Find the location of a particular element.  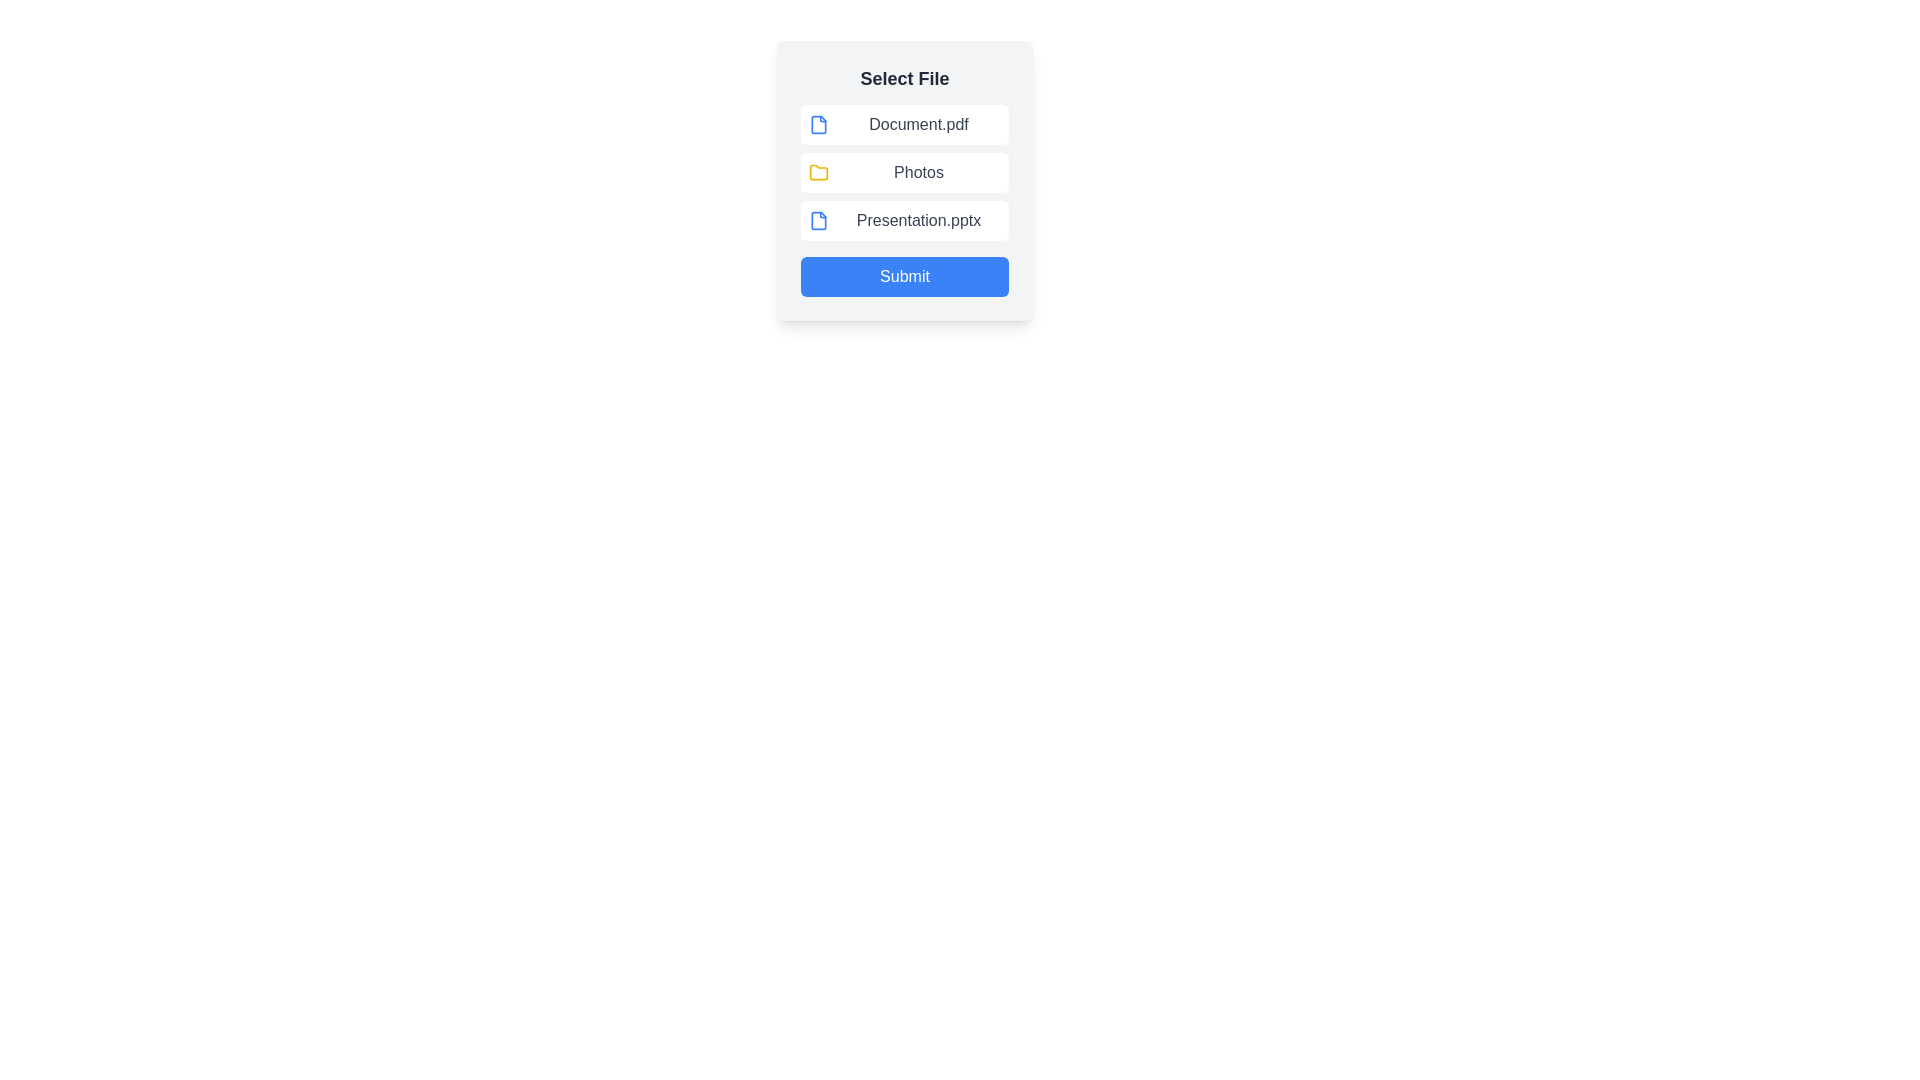

the selectable item in the list located centrally between the 'Select File' title and the 'Submit' button is located at coordinates (904, 172).